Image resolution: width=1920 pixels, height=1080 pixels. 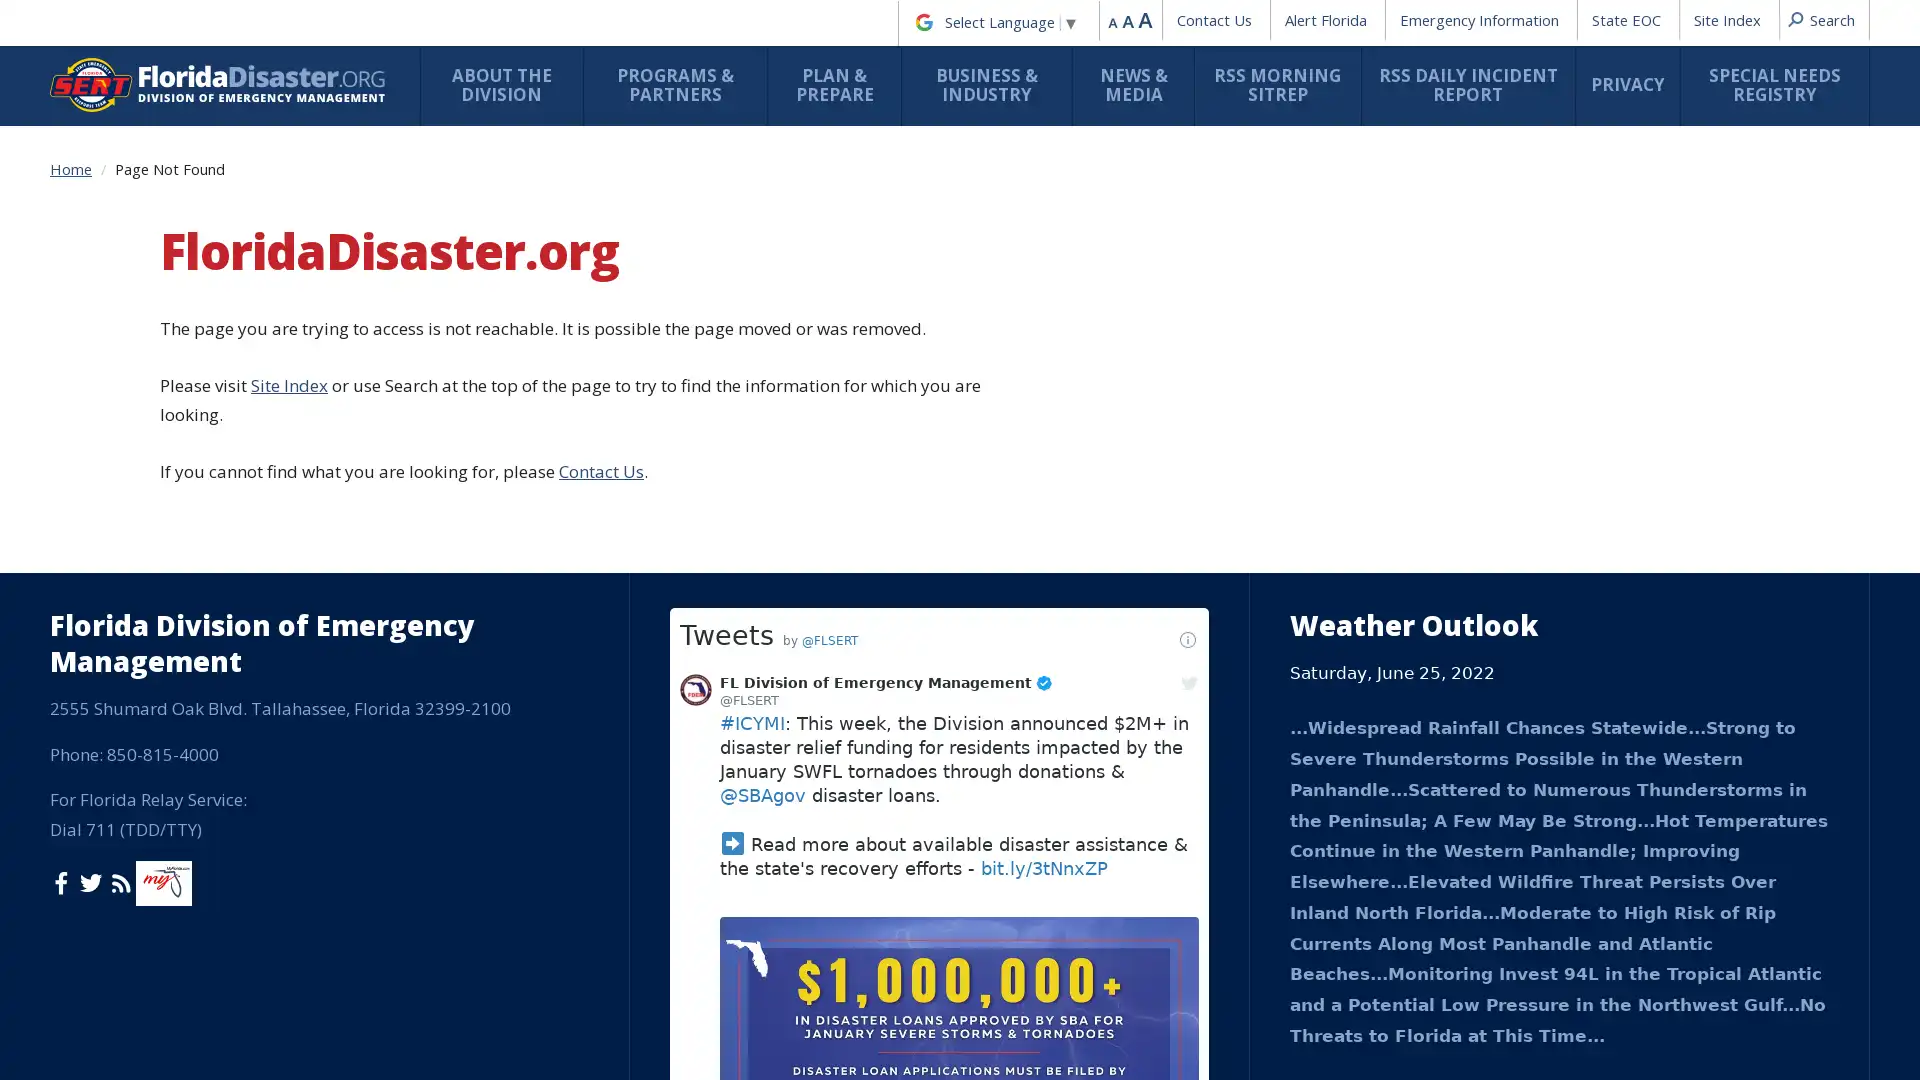 What do you see at coordinates (600, 379) in the screenshot?
I see `Toggle More` at bounding box center [600, 379].